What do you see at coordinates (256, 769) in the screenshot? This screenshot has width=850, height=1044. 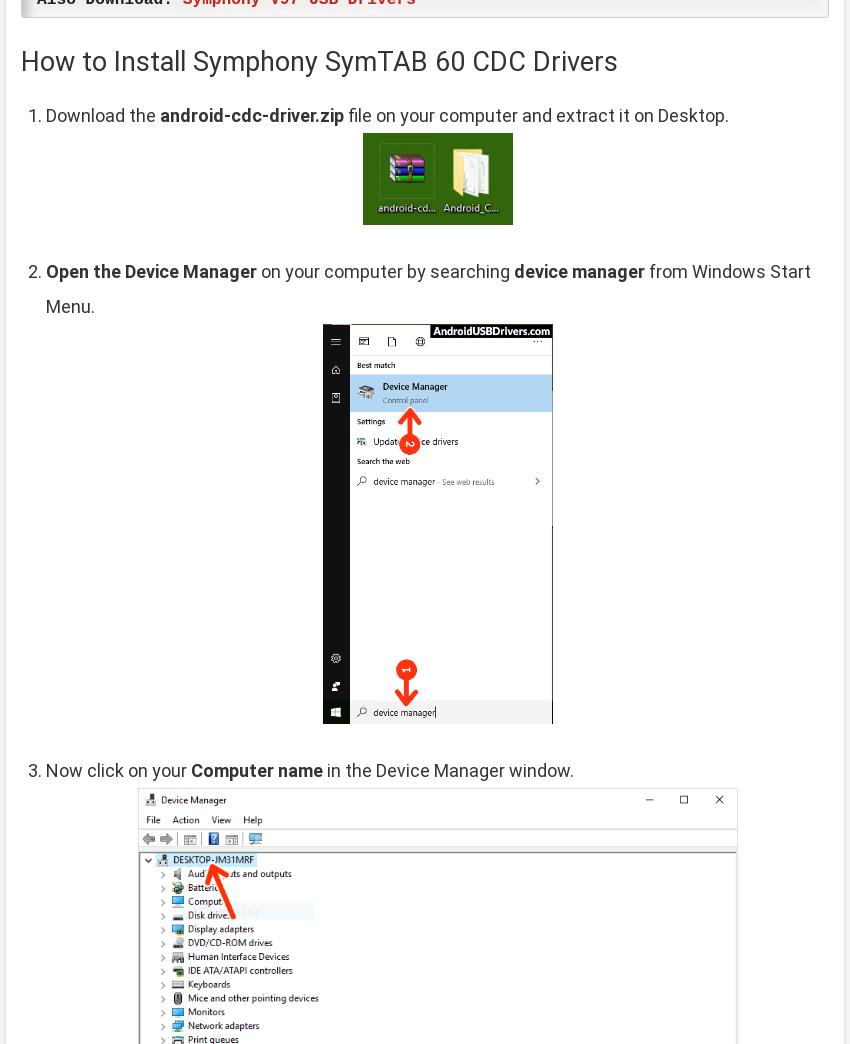 I see `'Computer name'` at bounding box center [256, 769].